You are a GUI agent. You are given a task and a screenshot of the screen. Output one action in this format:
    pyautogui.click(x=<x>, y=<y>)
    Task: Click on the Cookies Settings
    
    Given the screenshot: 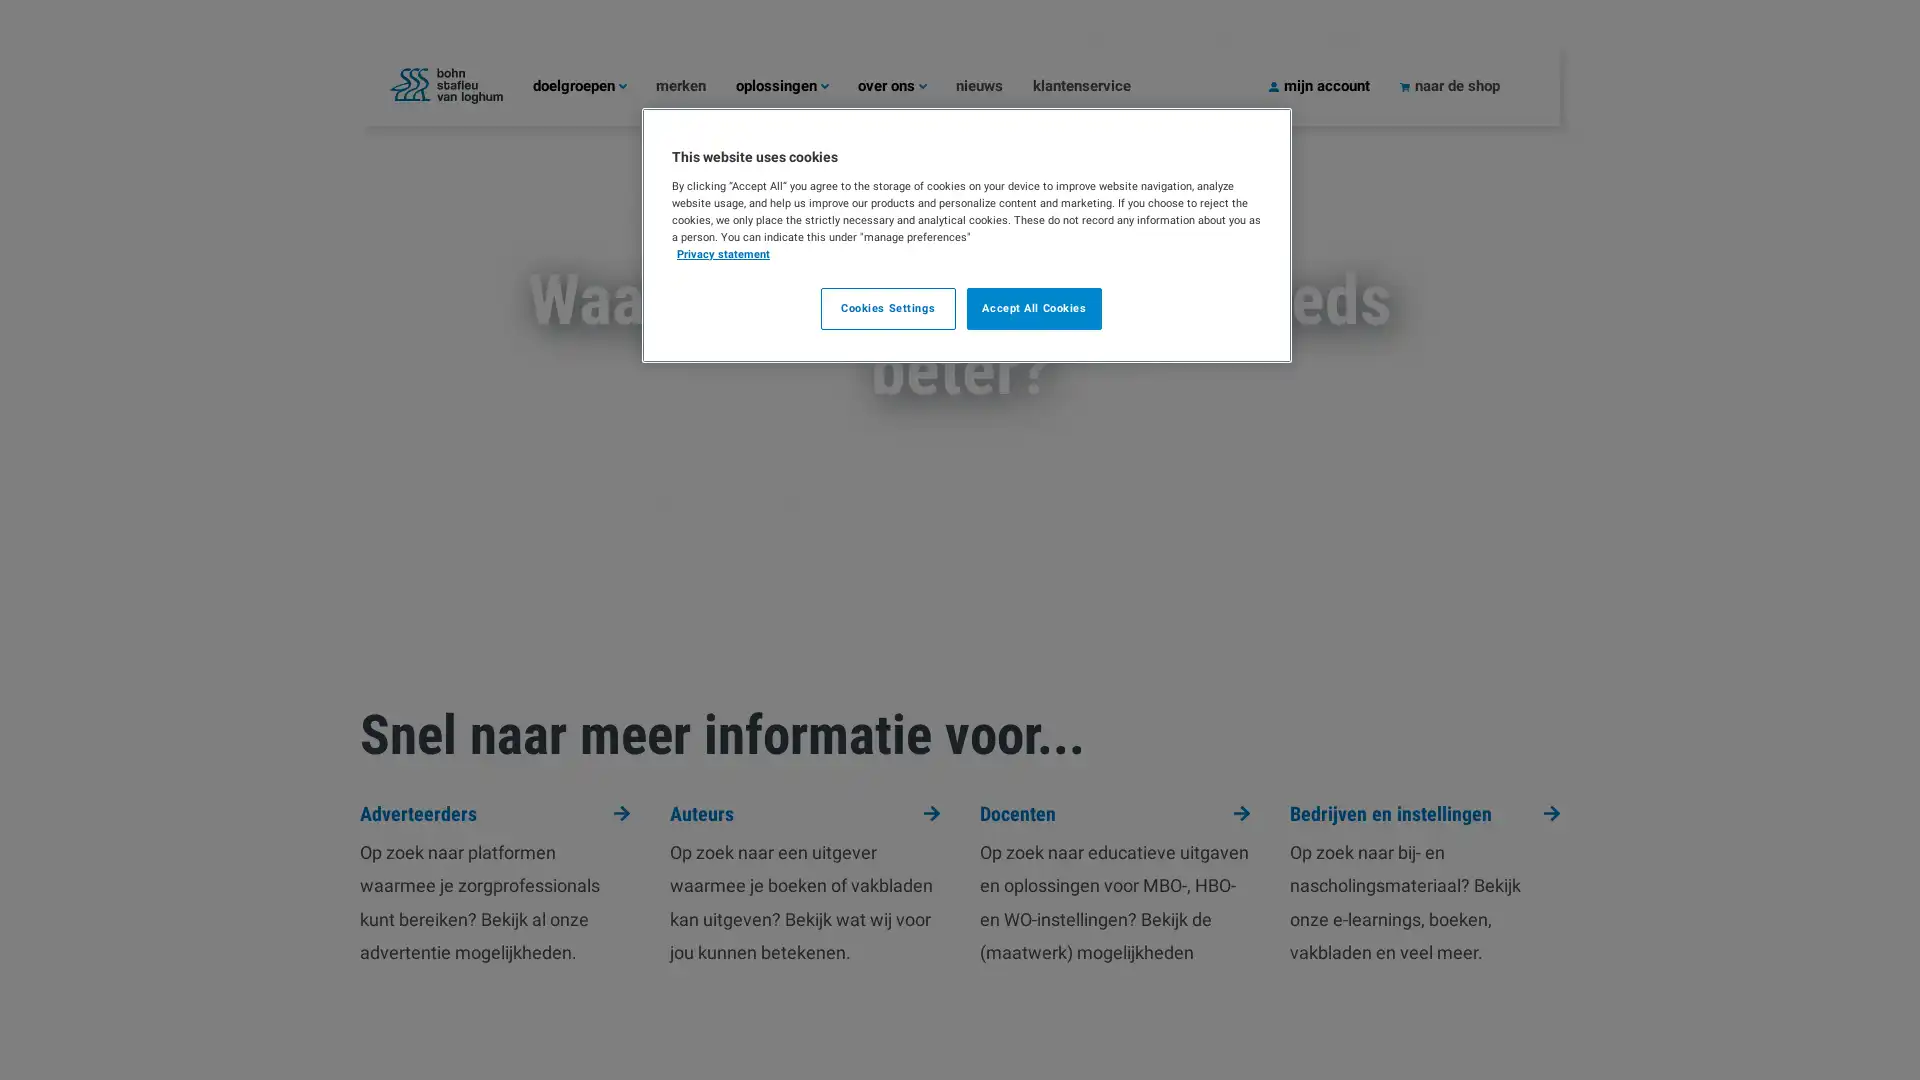 What is the action you would take?
    pyautogui.click(x=886, y=308)
    